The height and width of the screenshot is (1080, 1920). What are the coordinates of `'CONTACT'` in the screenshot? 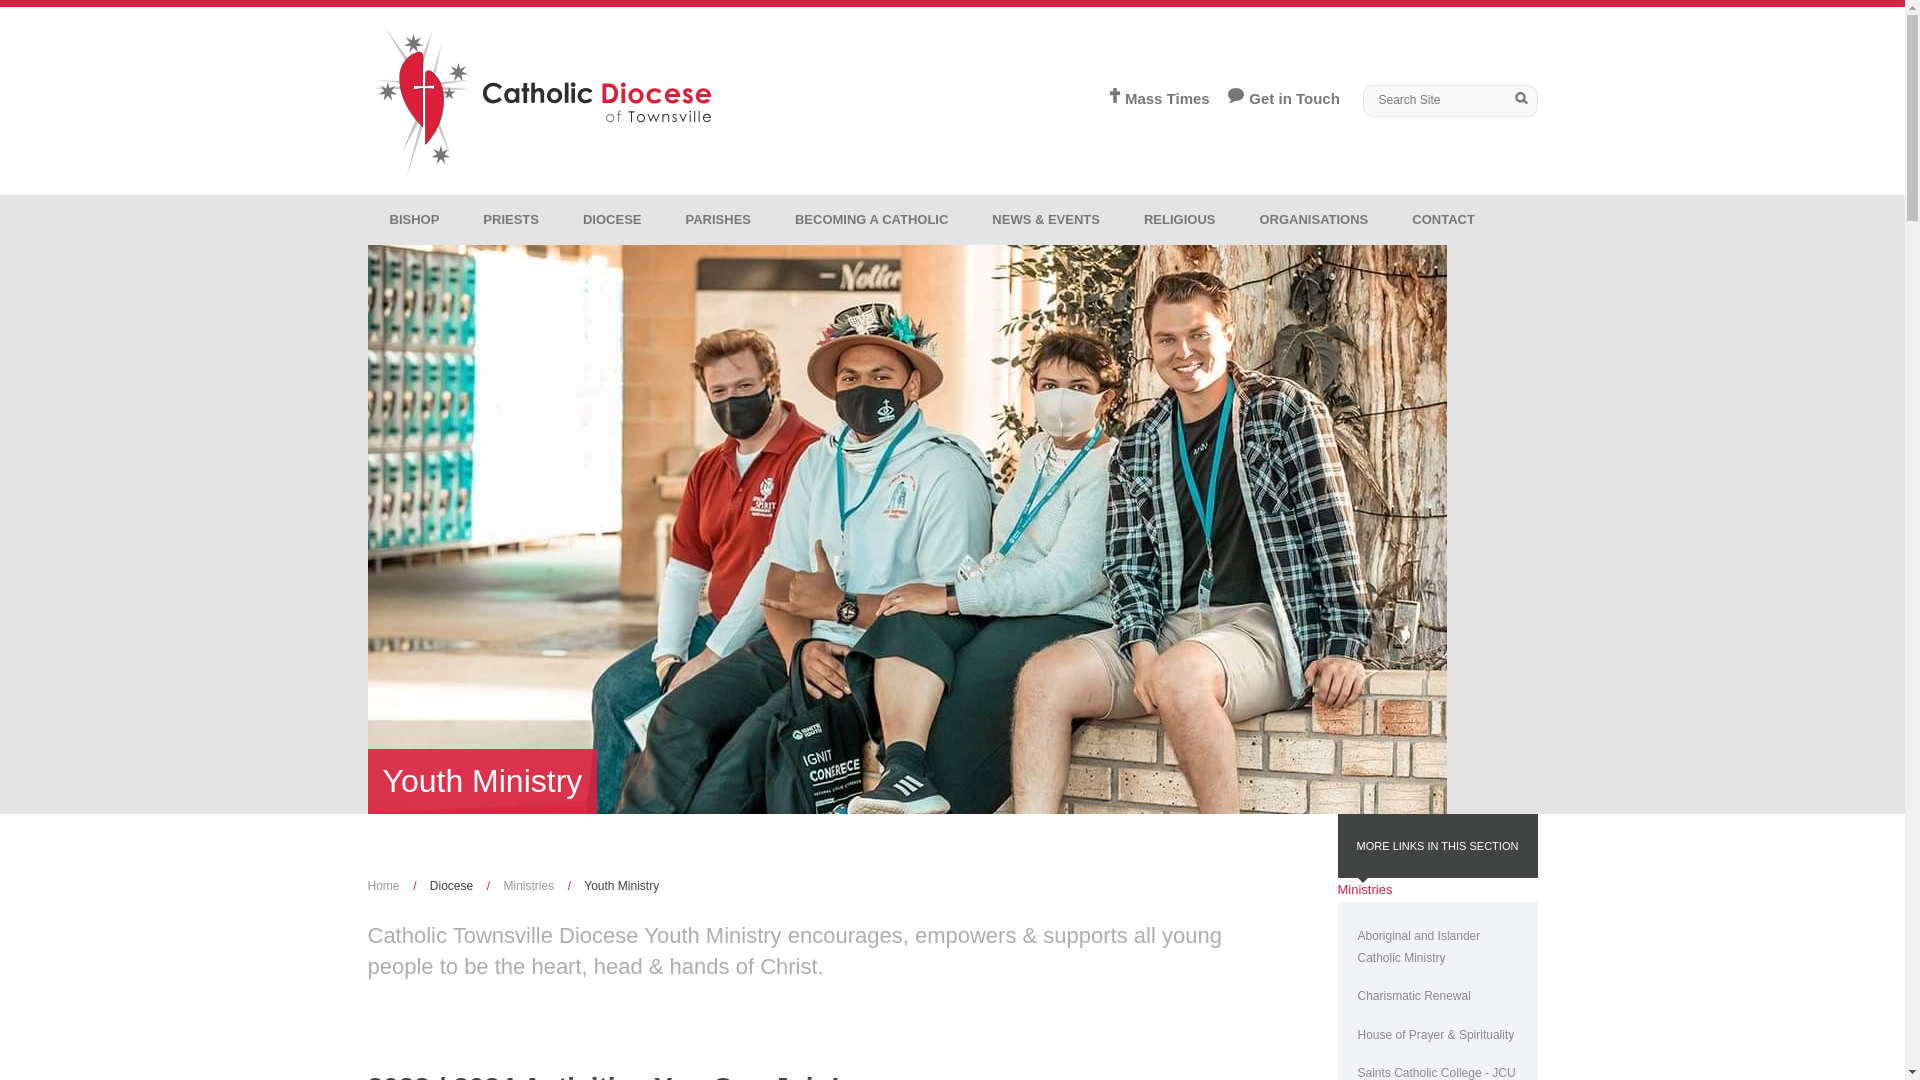 It's located at (1443, 219).